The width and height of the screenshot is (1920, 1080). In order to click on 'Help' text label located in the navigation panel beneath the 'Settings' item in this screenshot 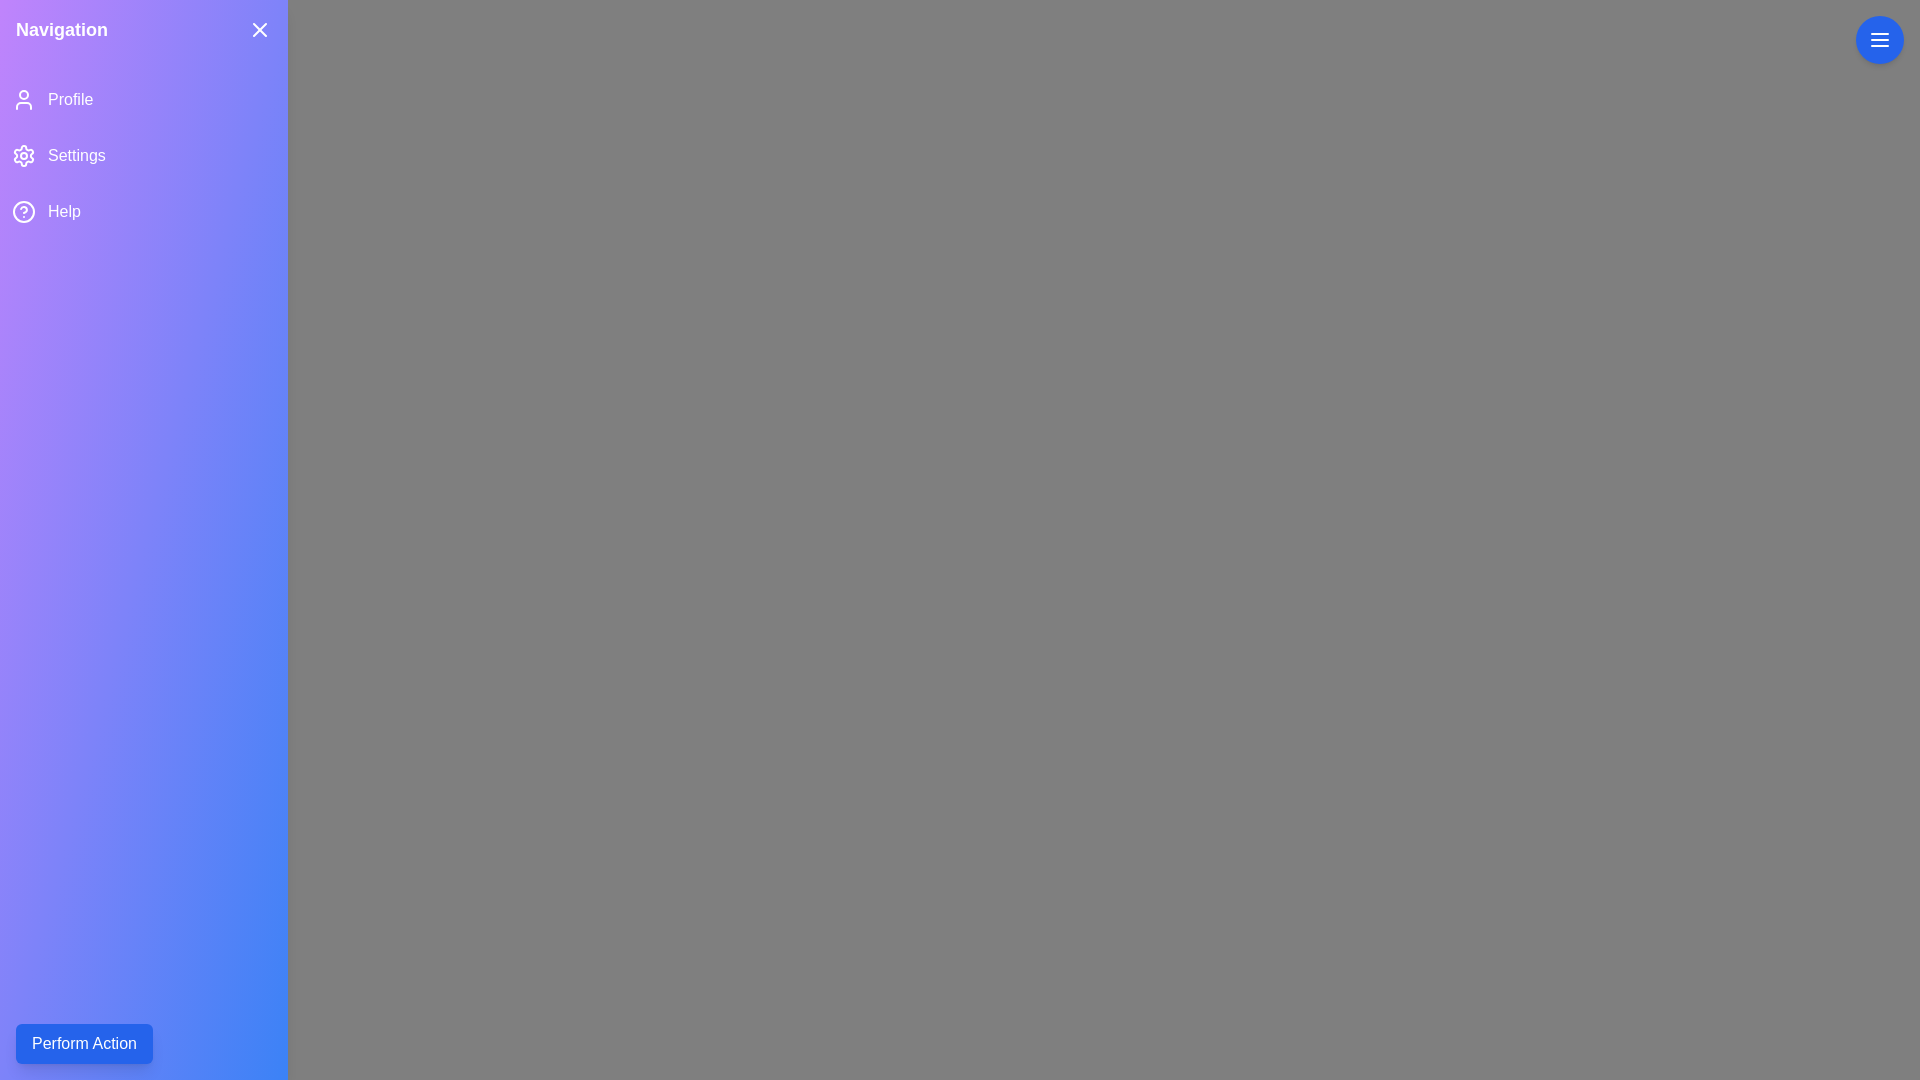, I will do `click(64, 212)`.